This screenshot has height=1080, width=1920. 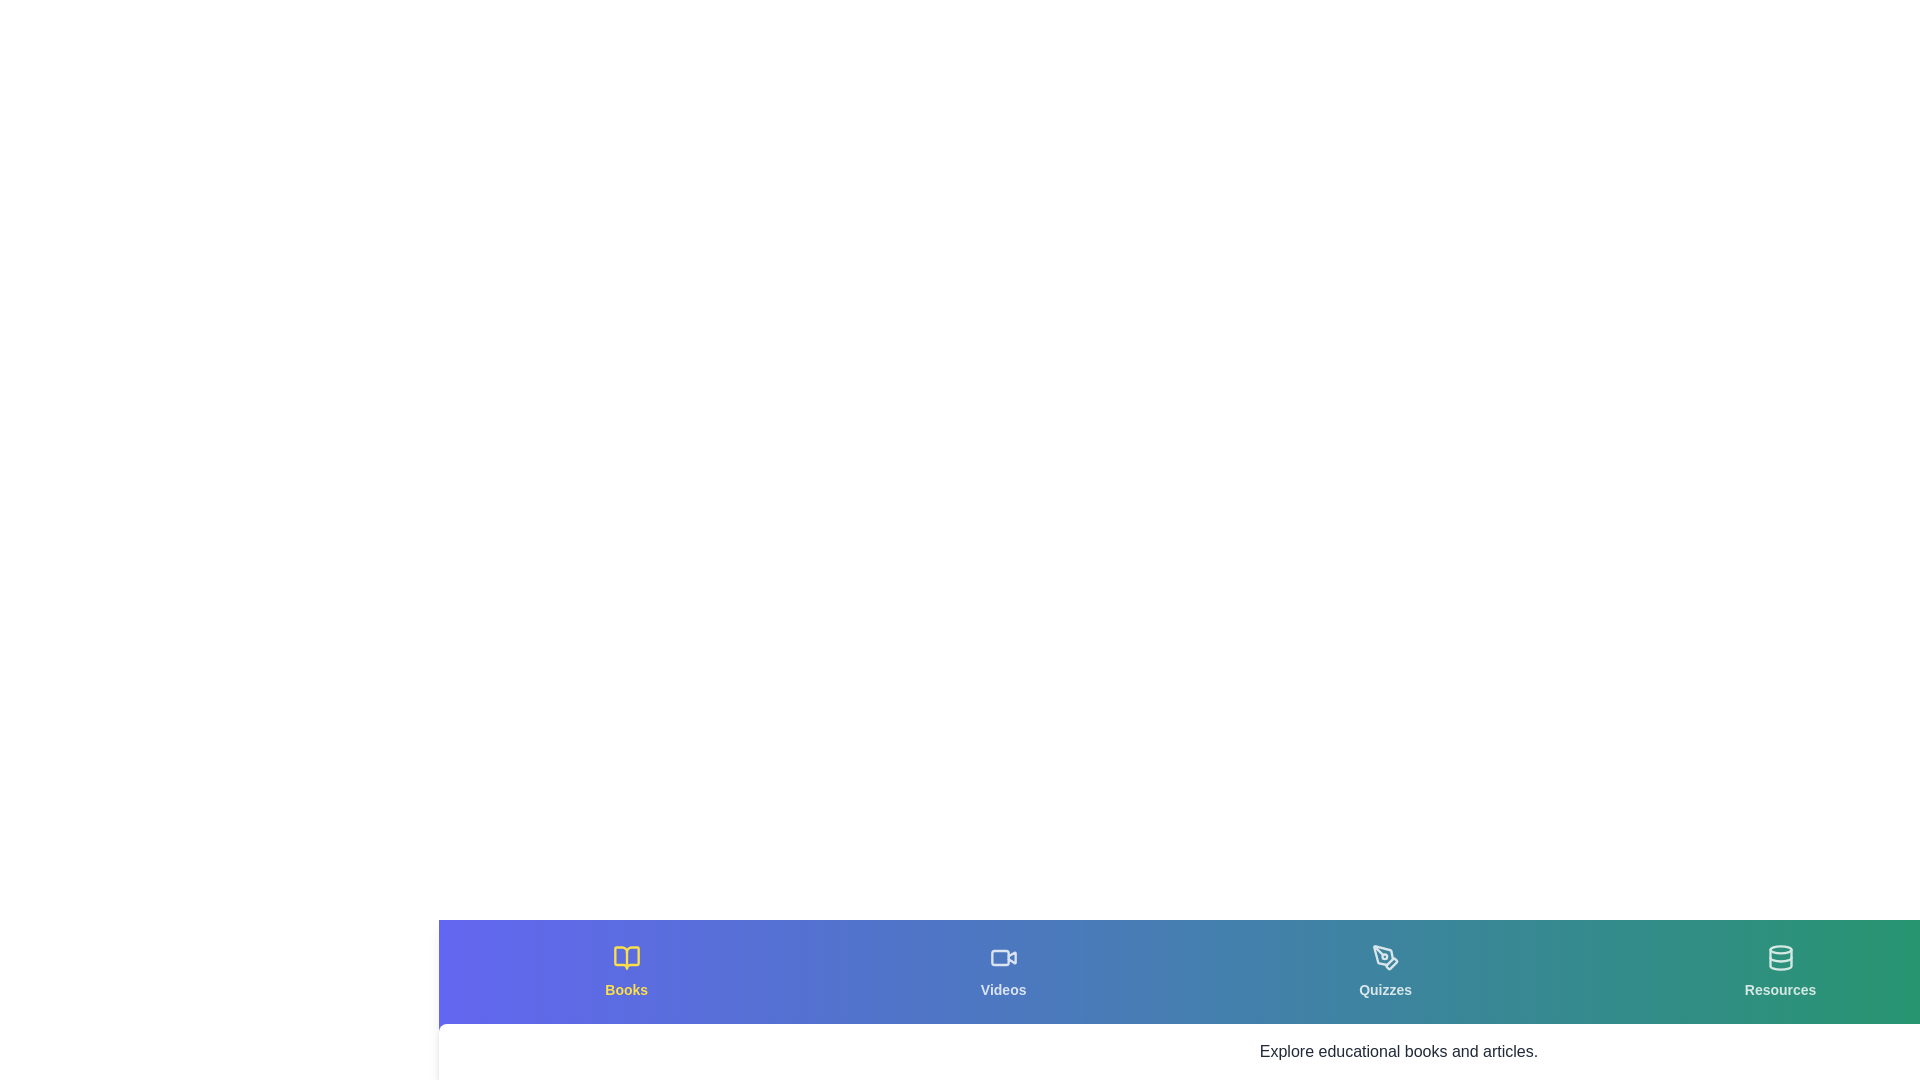 What do you see at coordinates (1780, 971) in the screenshot?
I see `the tab labeled Resources` at bounding box center [1780, 971].